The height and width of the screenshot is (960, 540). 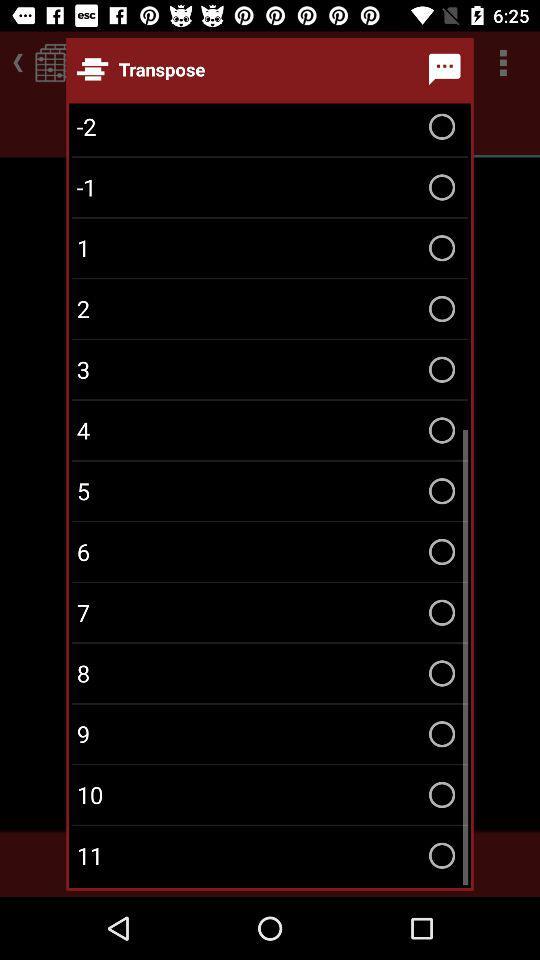 What do you see at coordinates (270, 430) in the screenshot?
I see `the item above 5 icon` at bounding box center [270, 430].